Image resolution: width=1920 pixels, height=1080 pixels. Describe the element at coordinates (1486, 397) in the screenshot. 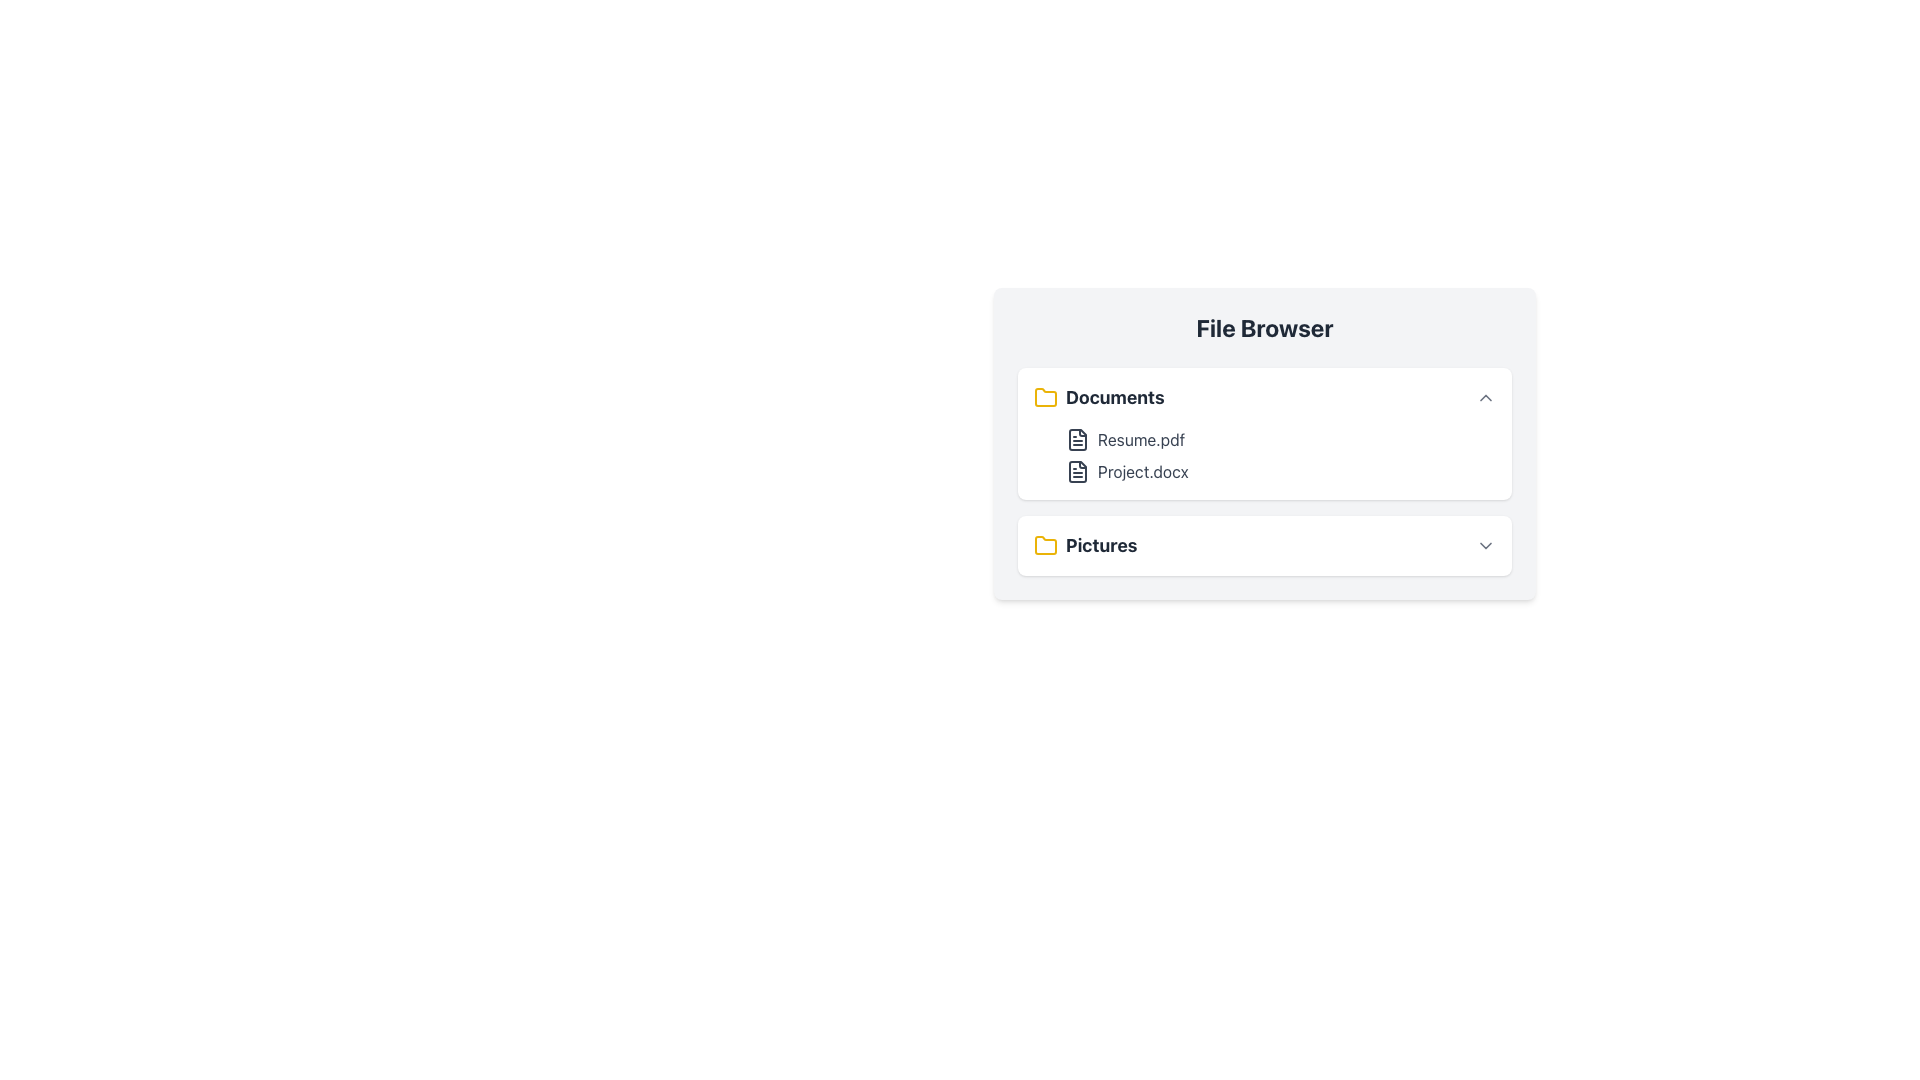

I see `the small upwards-pointing chevron icon located at the far right side of the 'Documents' section in the gray interface` at that location.